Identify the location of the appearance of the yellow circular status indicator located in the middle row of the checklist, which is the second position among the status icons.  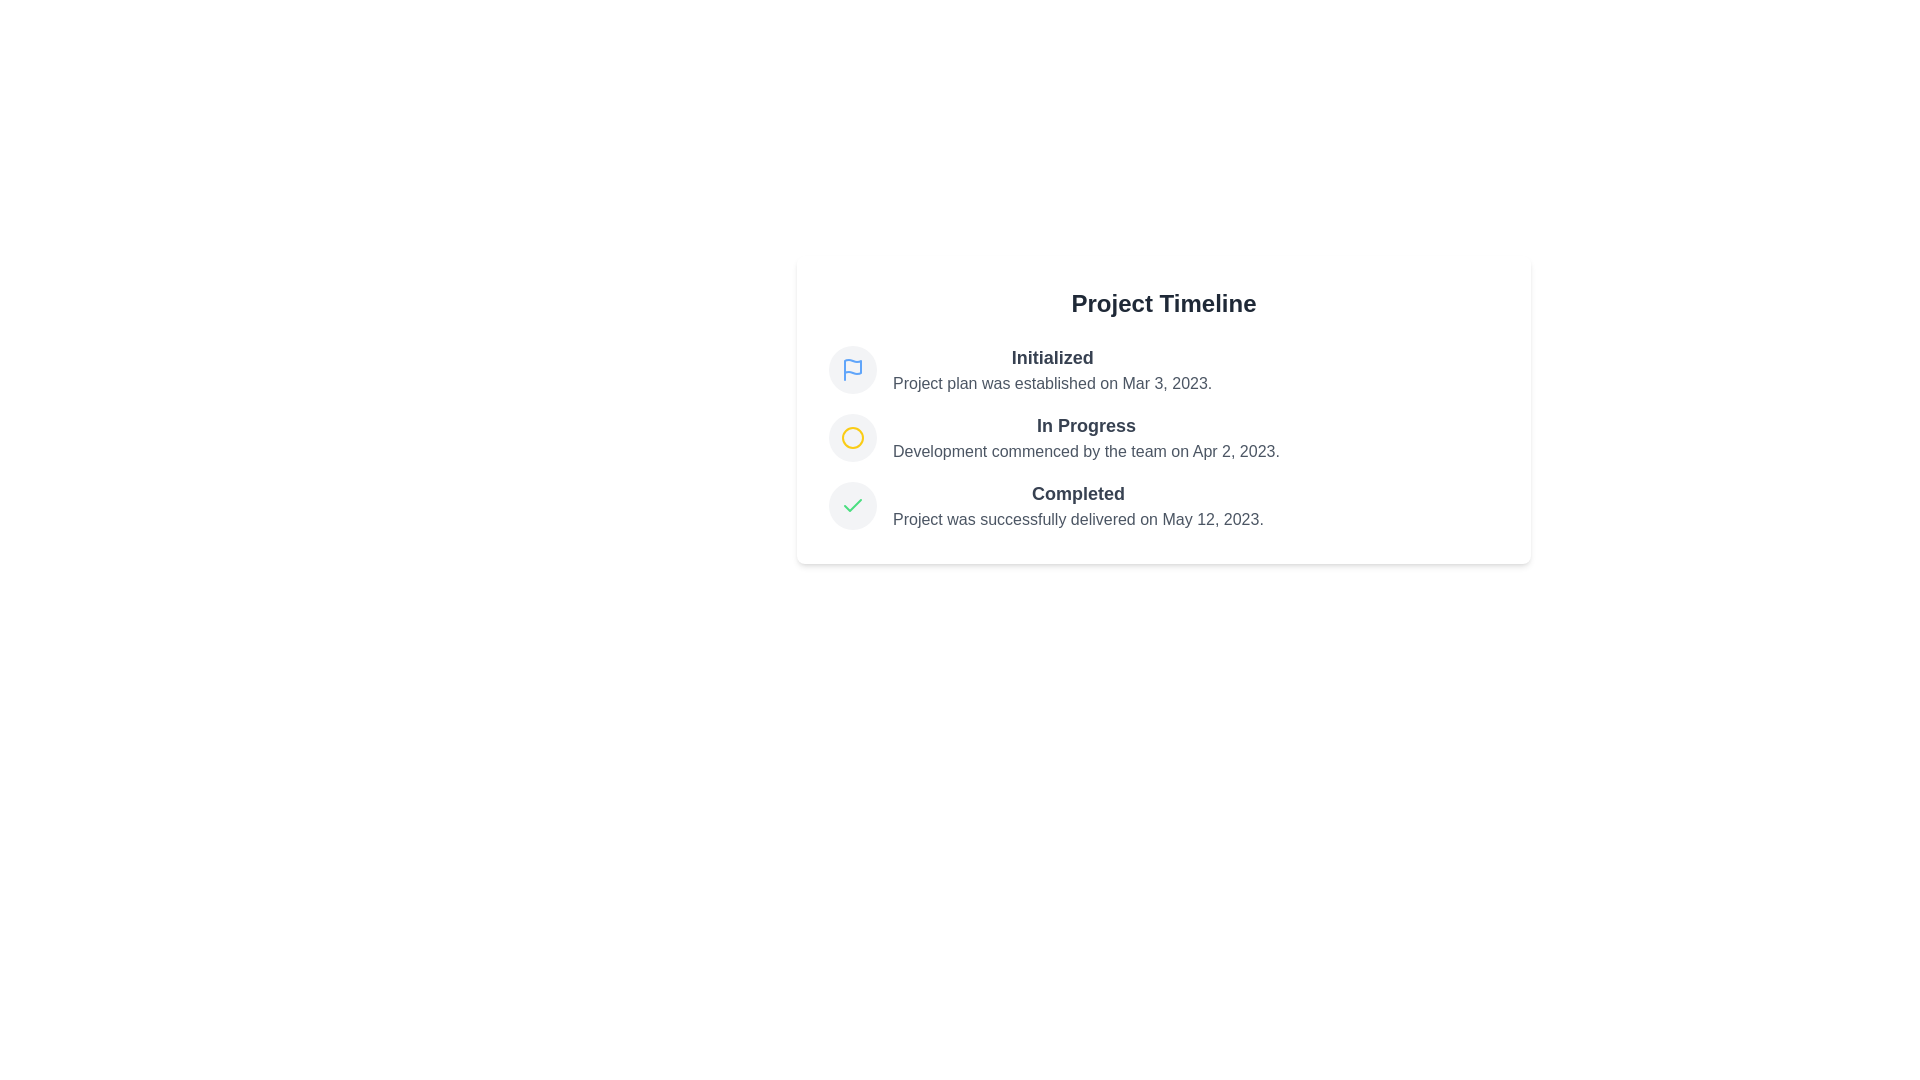
(853, 437).